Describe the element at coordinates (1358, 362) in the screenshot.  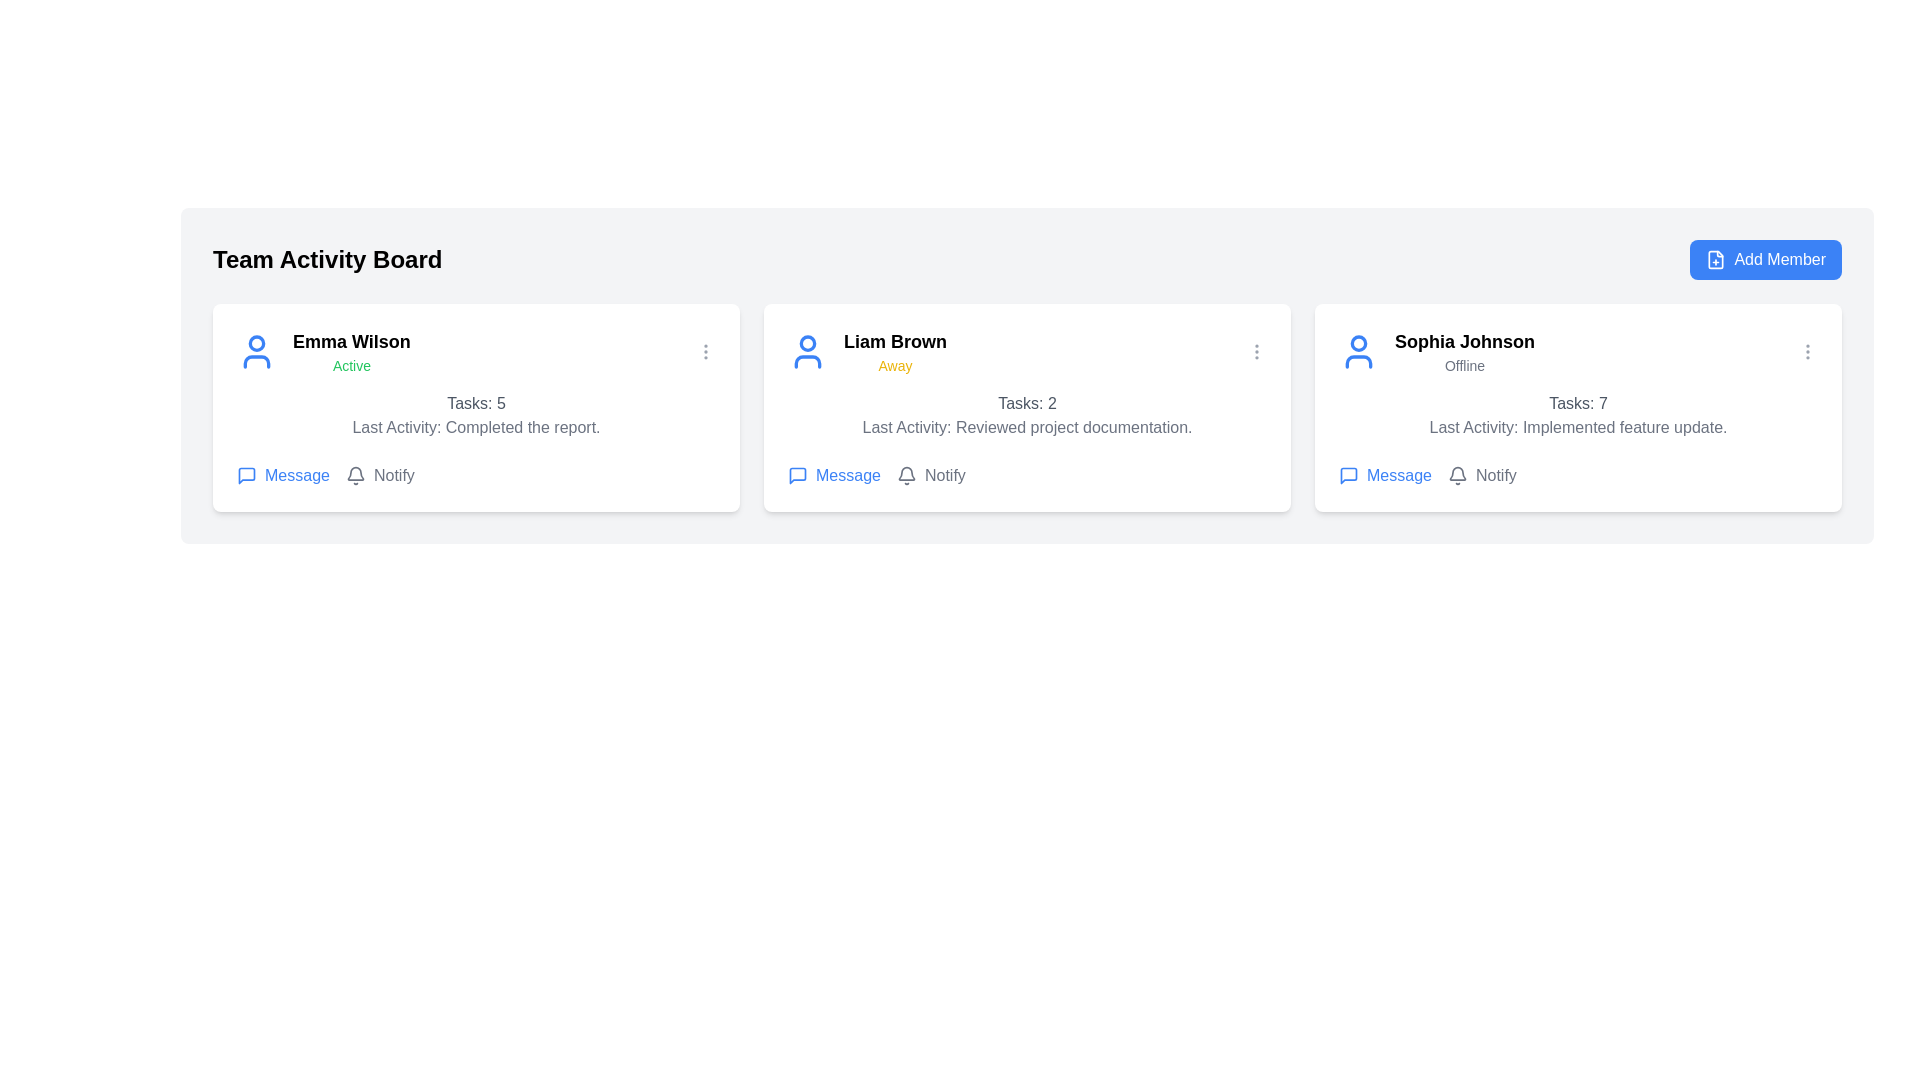
I see `the lower portion of the avatar icon for 'Sophia Johnson' located at the top-left corner of the card` at that location.